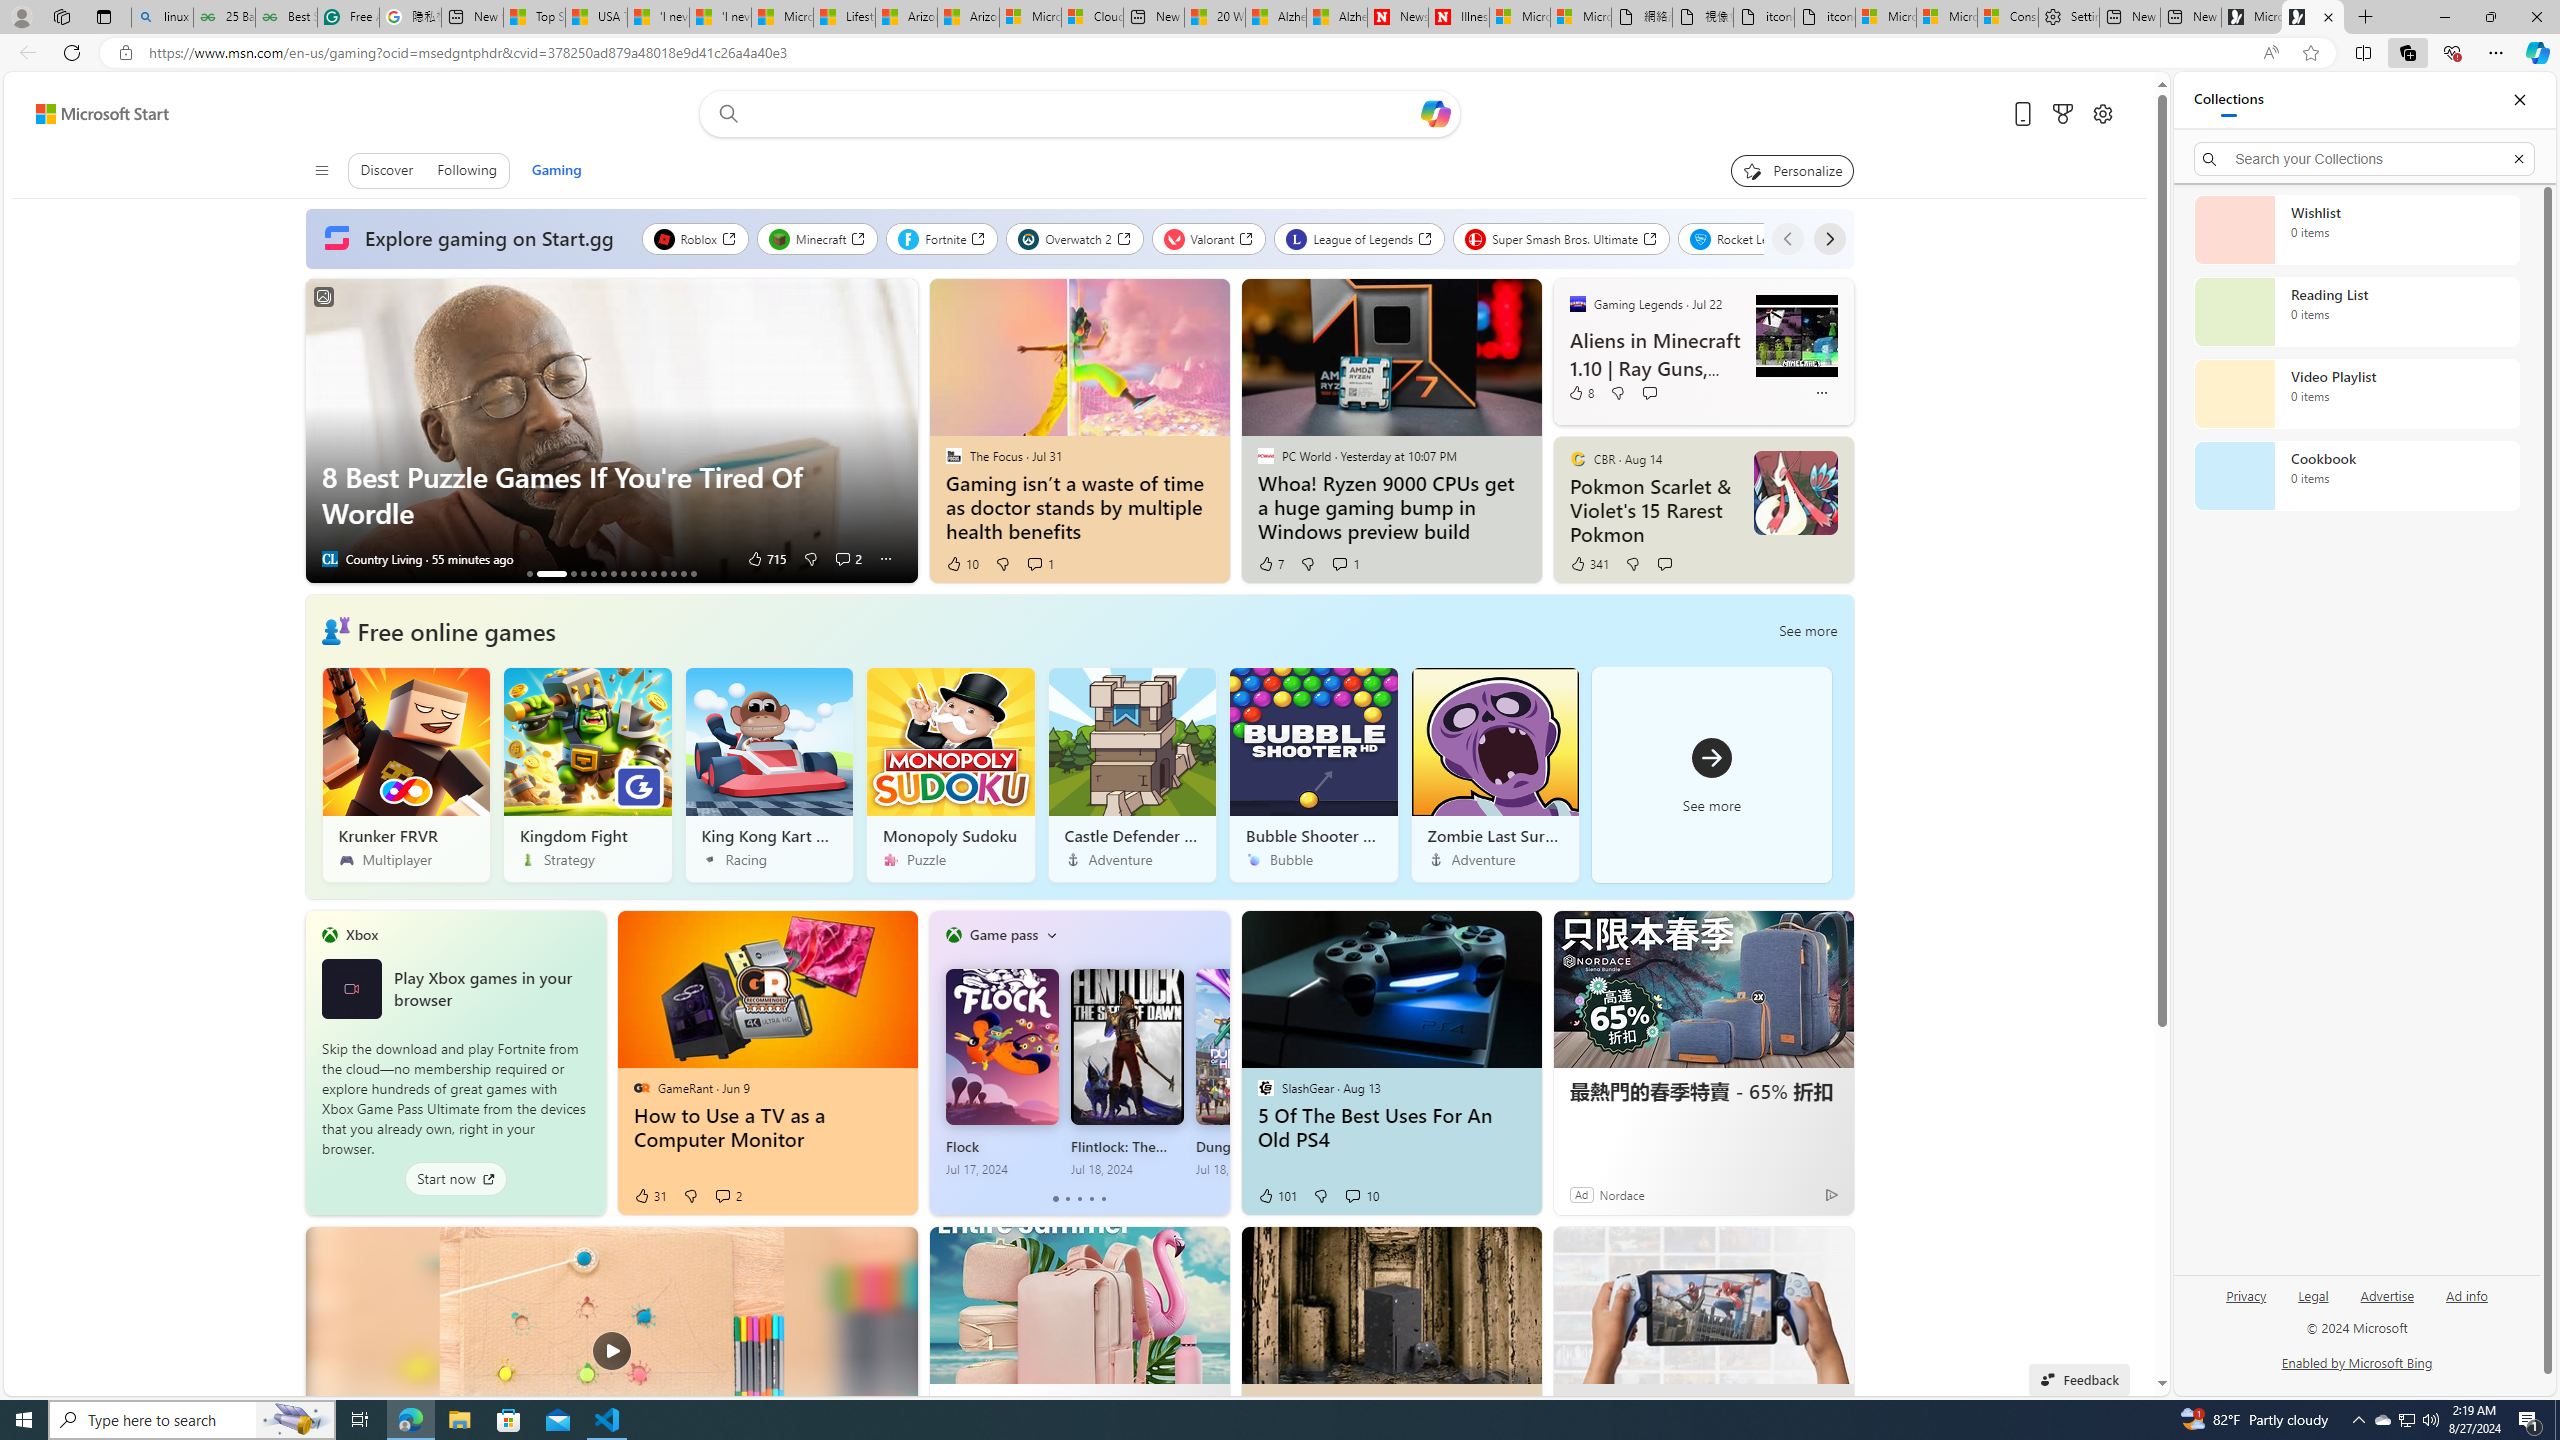 This screenshot has width=2560, height=1440. Describe the element at coordinates (602, 574) in the screenshot. I see `'AutomationID: tab_nativead-resinfopane-6'` at that location.